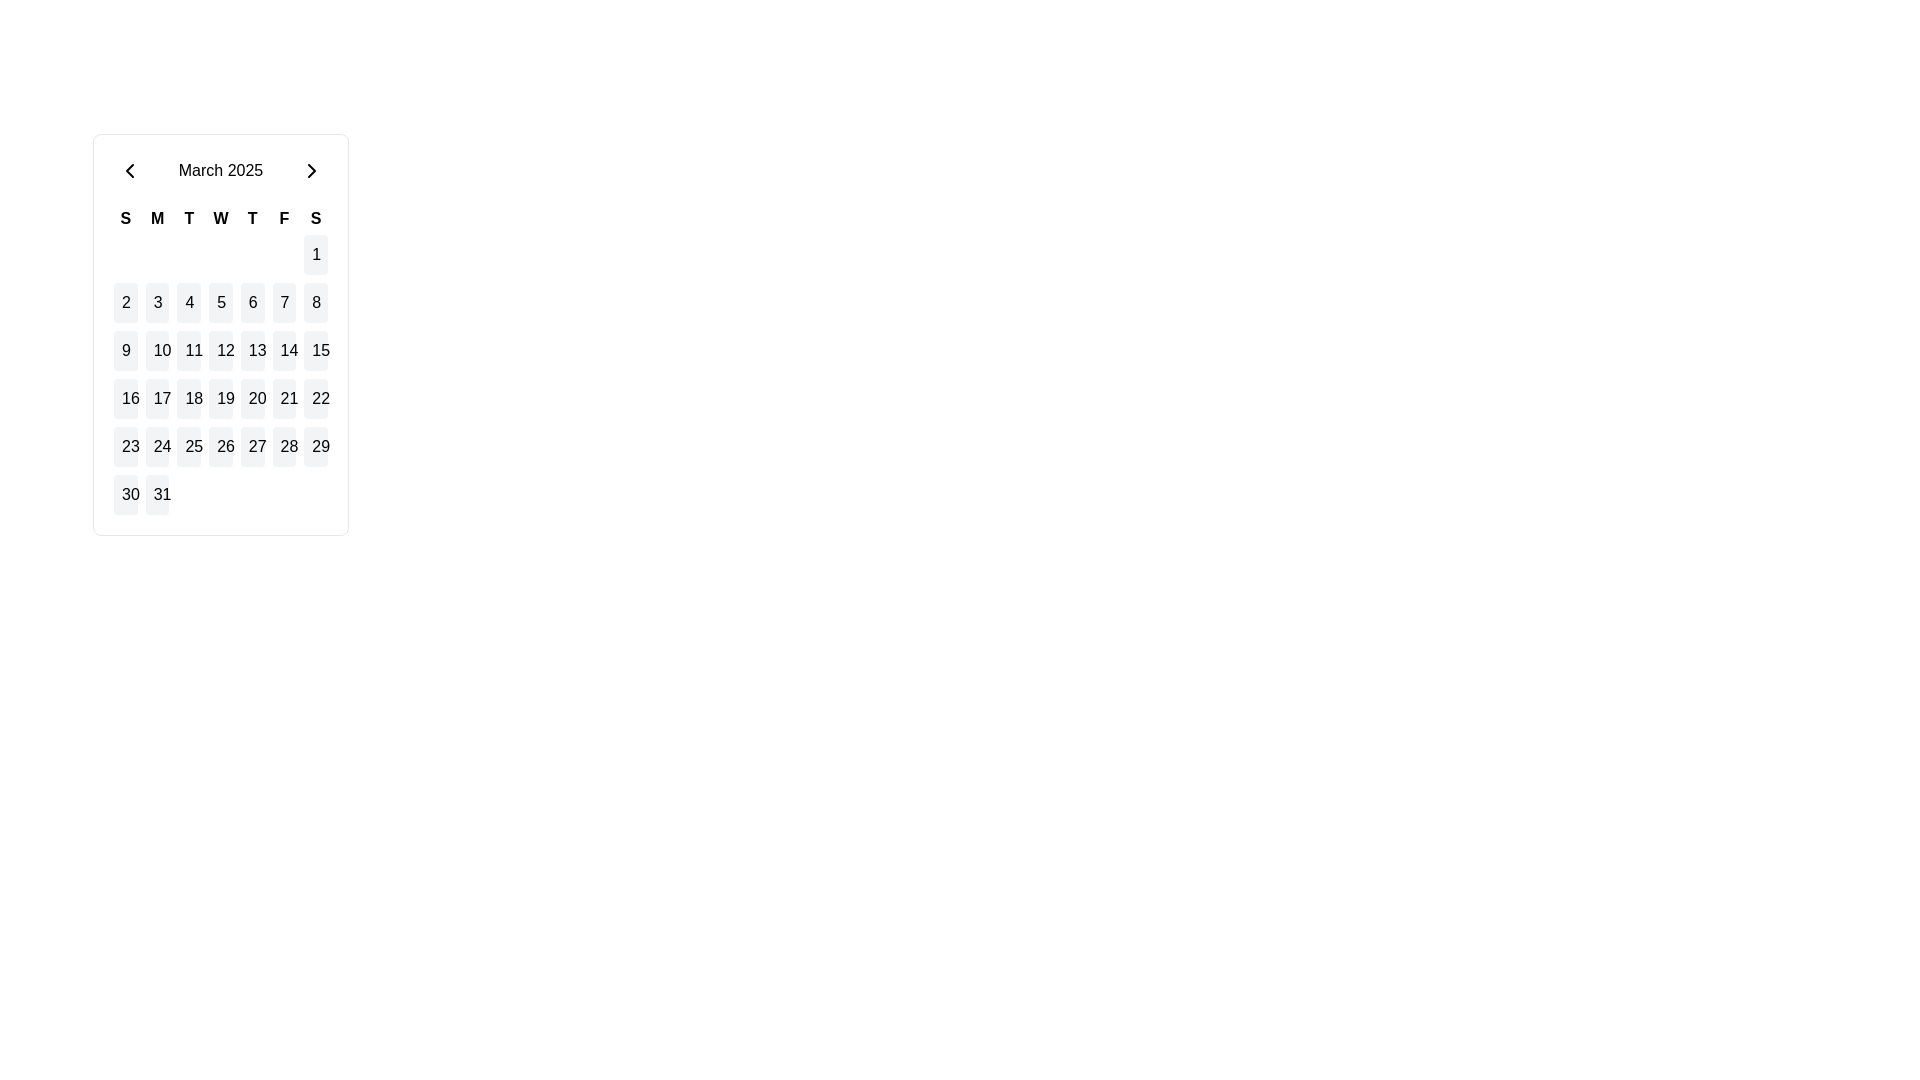  Describe the element at coordinates (220, 169) in the screenshot. I see `the static text label displaying 'March 2025' in the calendar header, which is centrally located between the left and right navigation controls` at that location.